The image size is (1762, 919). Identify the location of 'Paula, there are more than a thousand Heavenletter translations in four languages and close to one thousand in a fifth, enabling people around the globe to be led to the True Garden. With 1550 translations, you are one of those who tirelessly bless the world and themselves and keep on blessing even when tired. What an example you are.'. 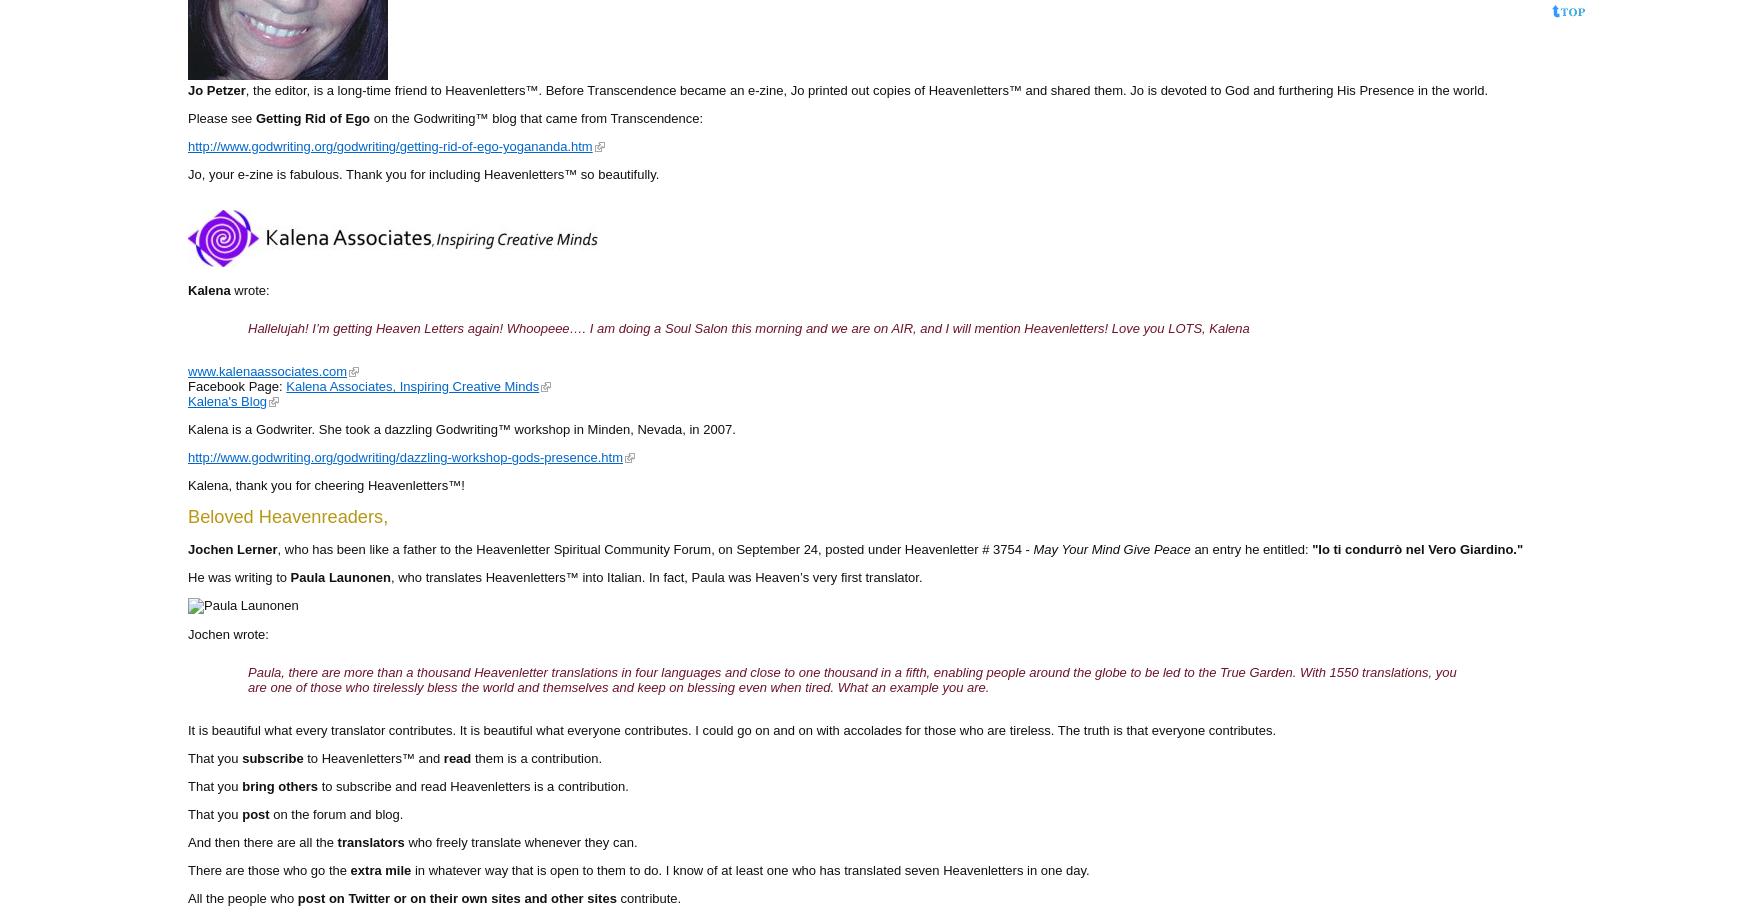
(247, 677).